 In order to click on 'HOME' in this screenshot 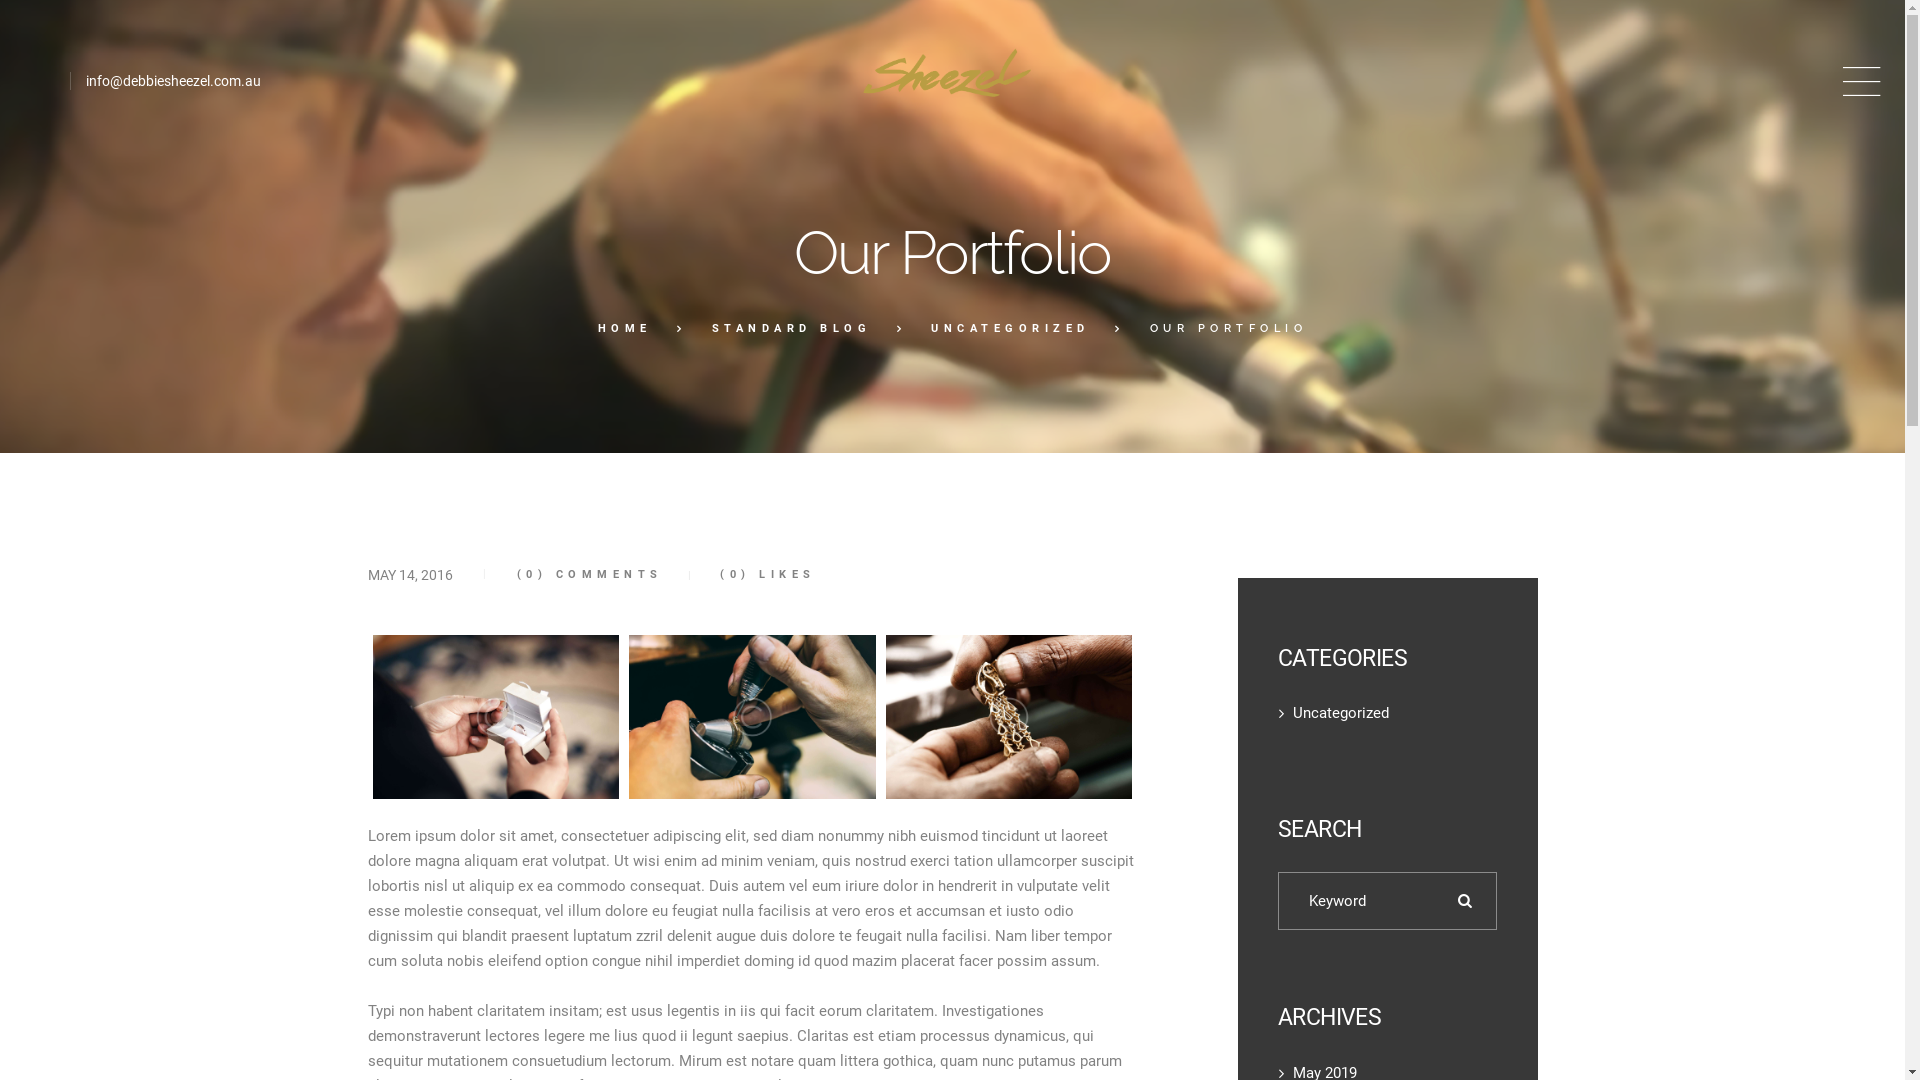, I will do `click(623, 327)`.